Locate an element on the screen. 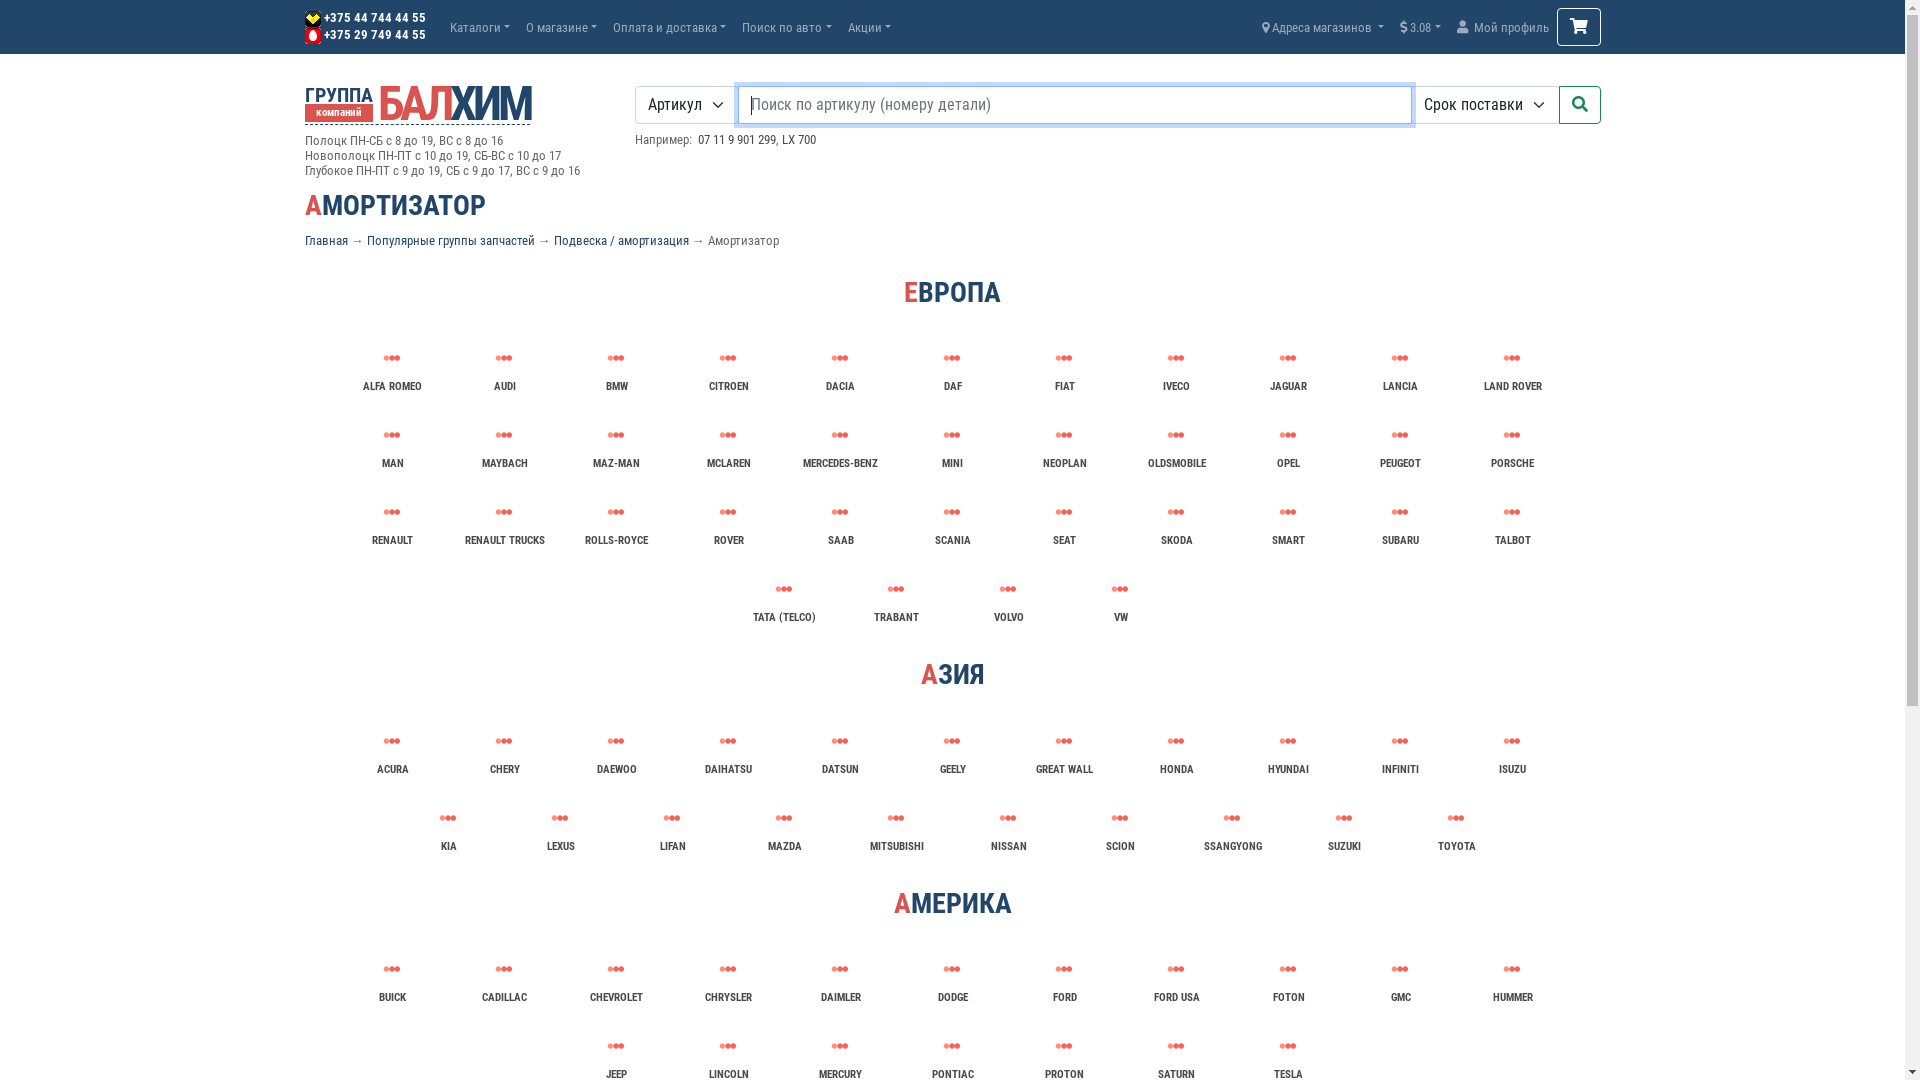 The width and height of the screenshot is (1920, 1080). 'PORSCHE' is located at coordinates (1459, 441).